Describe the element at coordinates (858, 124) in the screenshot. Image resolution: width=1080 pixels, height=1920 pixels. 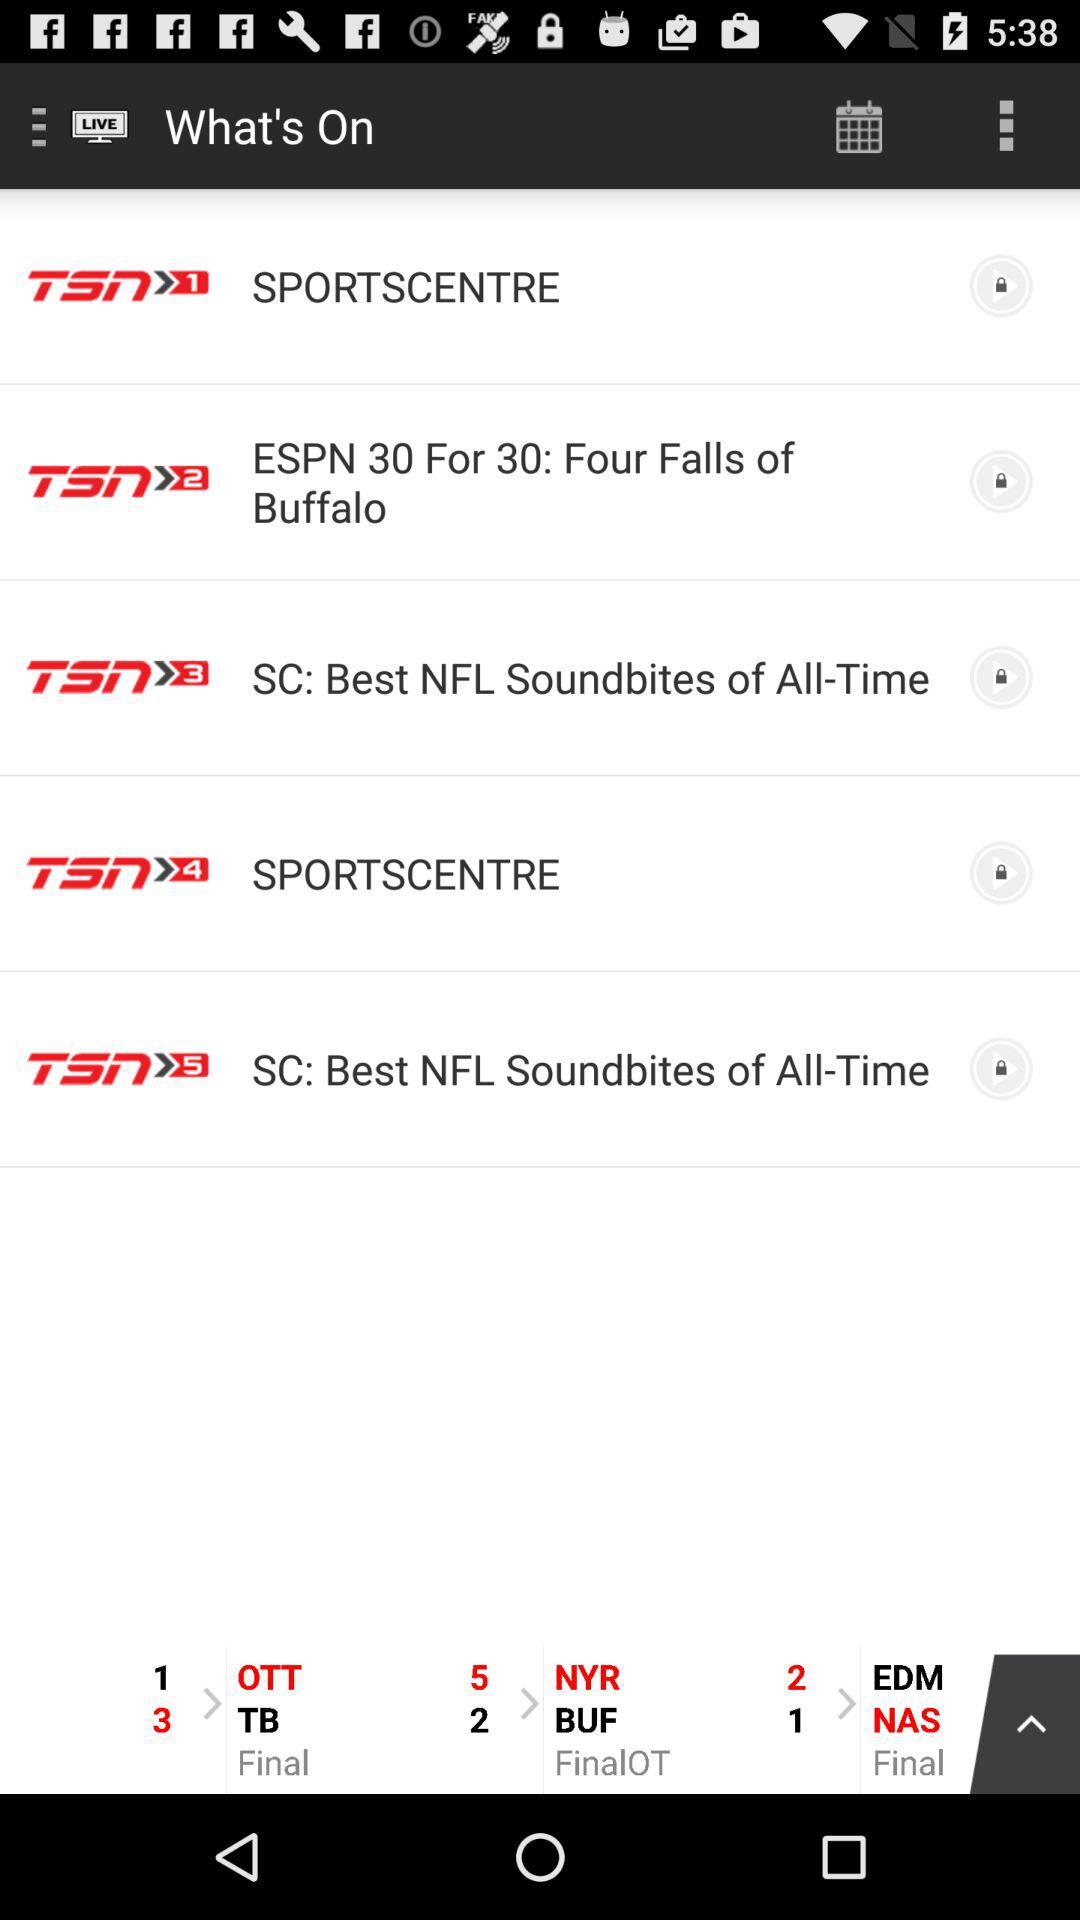
I see `item next to what's on` at that location.